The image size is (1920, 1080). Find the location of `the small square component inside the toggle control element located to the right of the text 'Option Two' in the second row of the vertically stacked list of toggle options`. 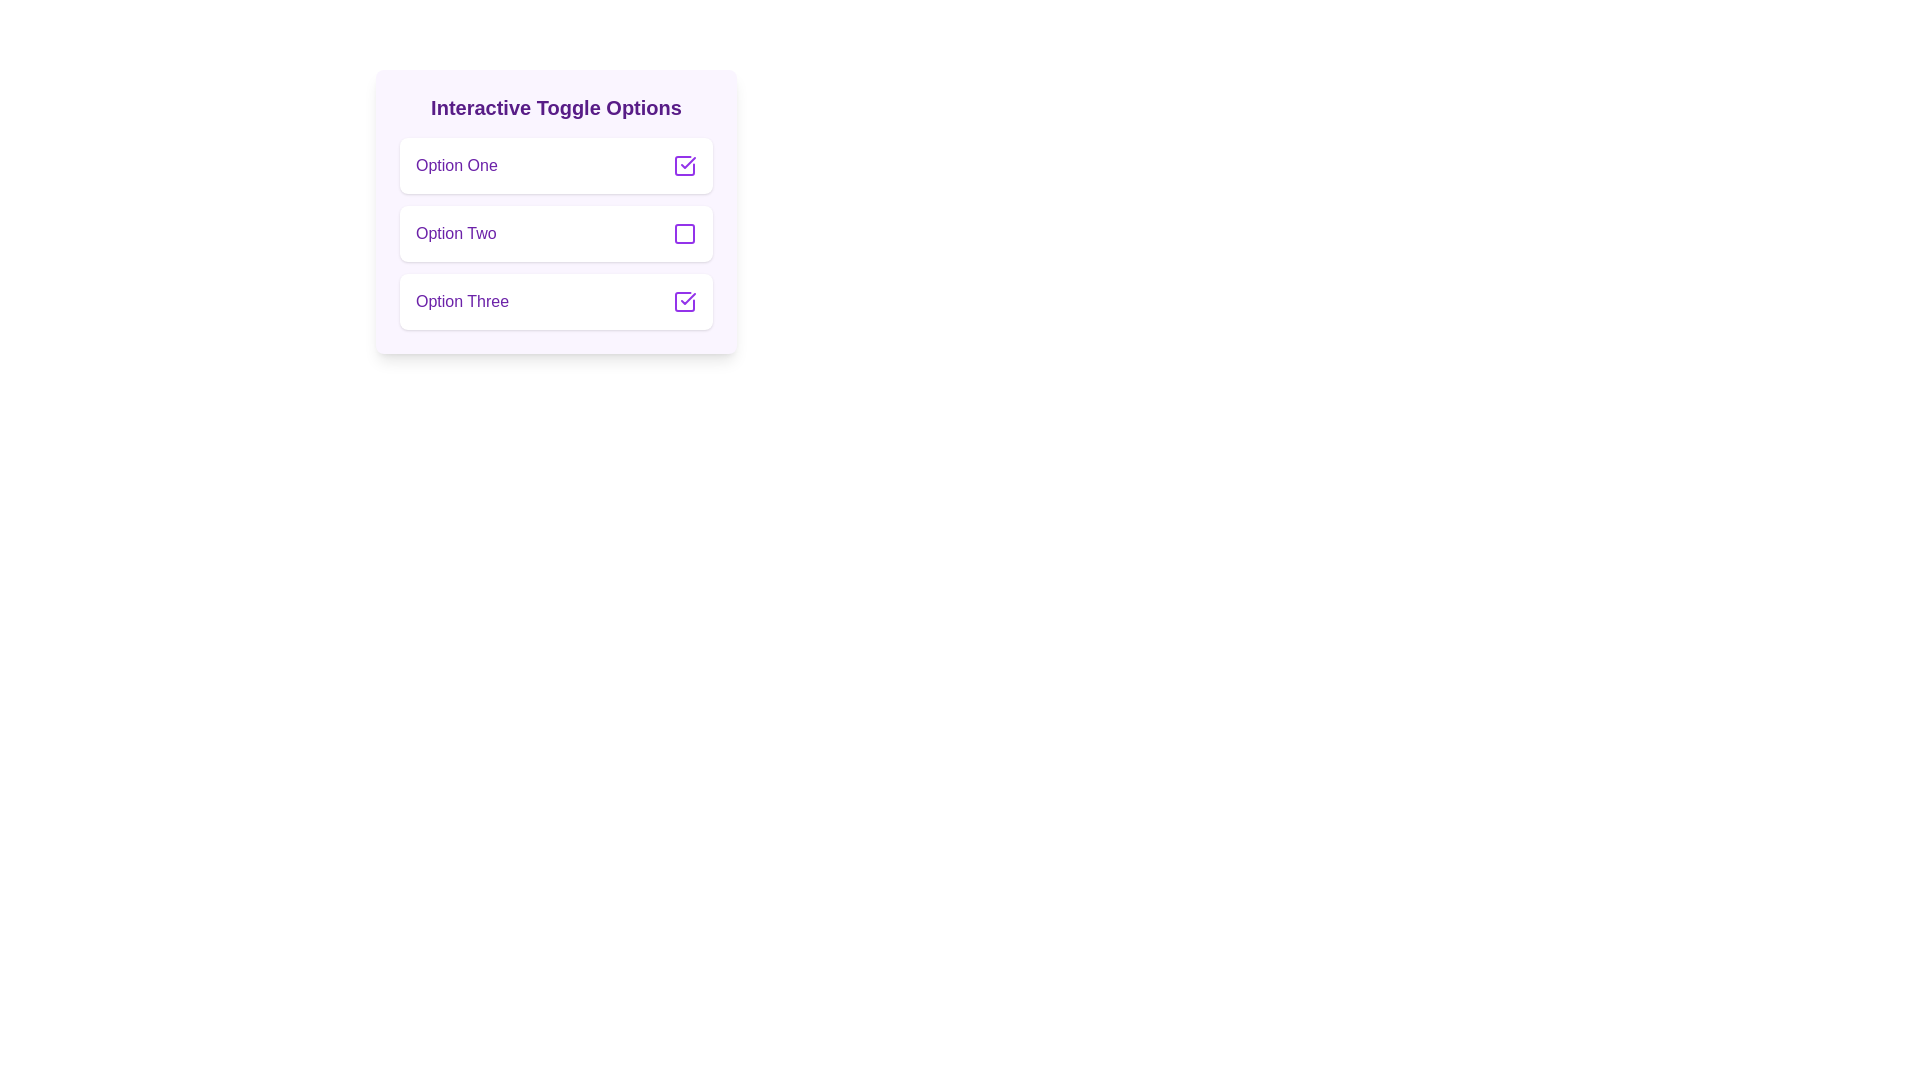

the small square component inside the toggle control element located to the right of the text 'Option Two' in the second row of the vertically stacked list of toggle options is located at coordinates (685, 233).